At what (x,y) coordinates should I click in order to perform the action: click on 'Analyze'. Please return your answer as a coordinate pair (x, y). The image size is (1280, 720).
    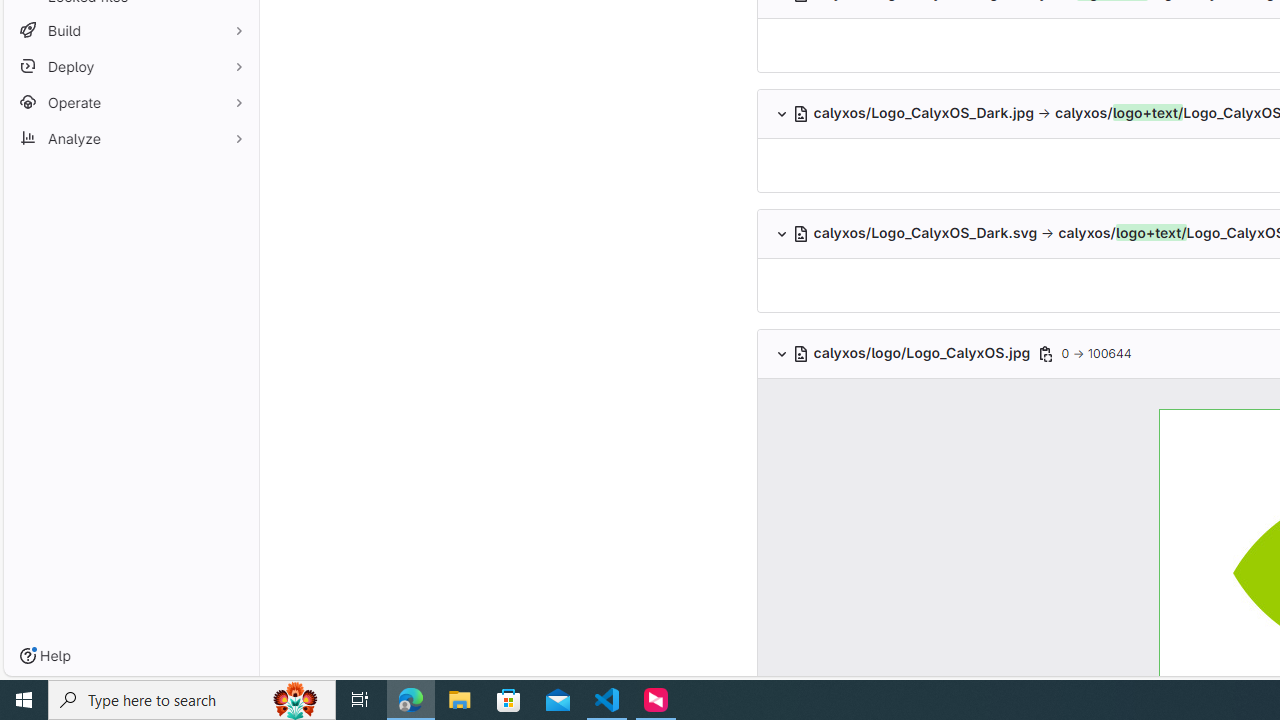
    Looking at the image, I should click on (130, 137).